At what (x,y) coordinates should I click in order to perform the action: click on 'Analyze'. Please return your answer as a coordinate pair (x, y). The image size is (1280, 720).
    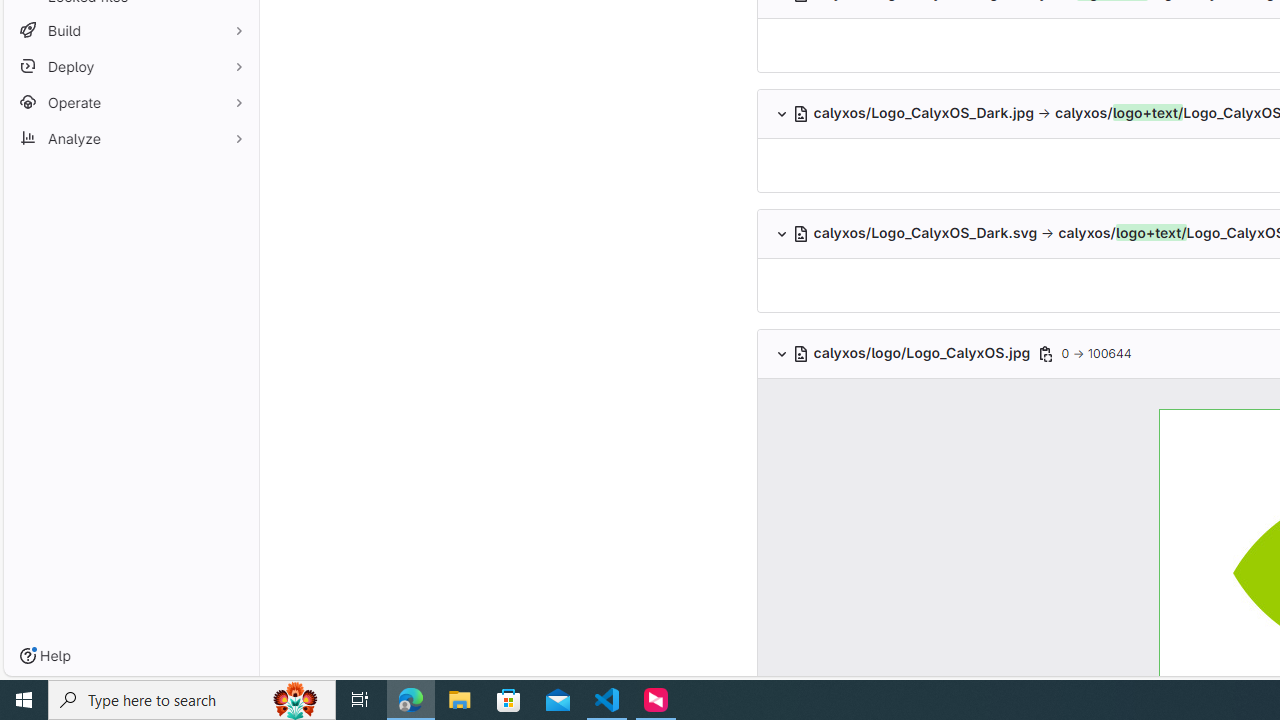
    Looking at the image, I should click on (130, 137).